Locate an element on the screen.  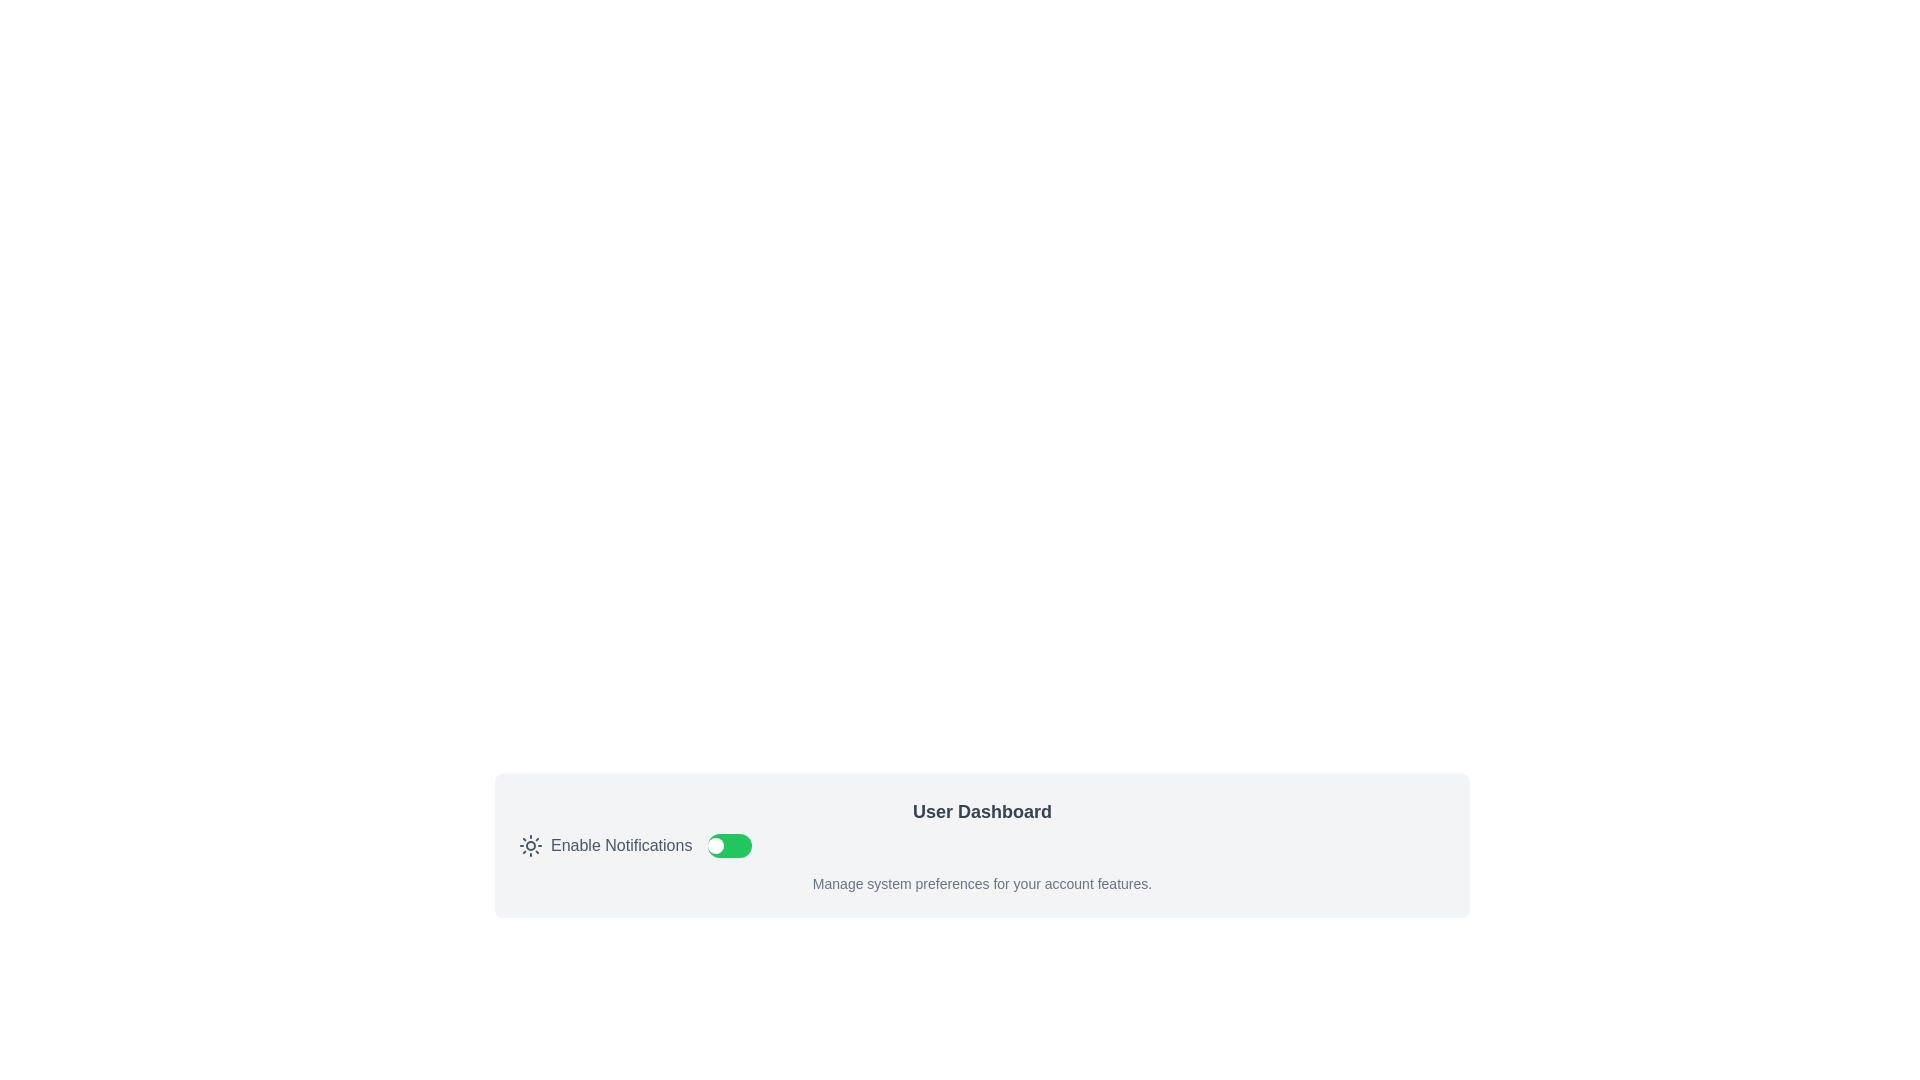
descriptive label for the toggle switch indicating the functionality of enabling notifications, located on the left side of the toggle switch is located at coordinates (604, 845).